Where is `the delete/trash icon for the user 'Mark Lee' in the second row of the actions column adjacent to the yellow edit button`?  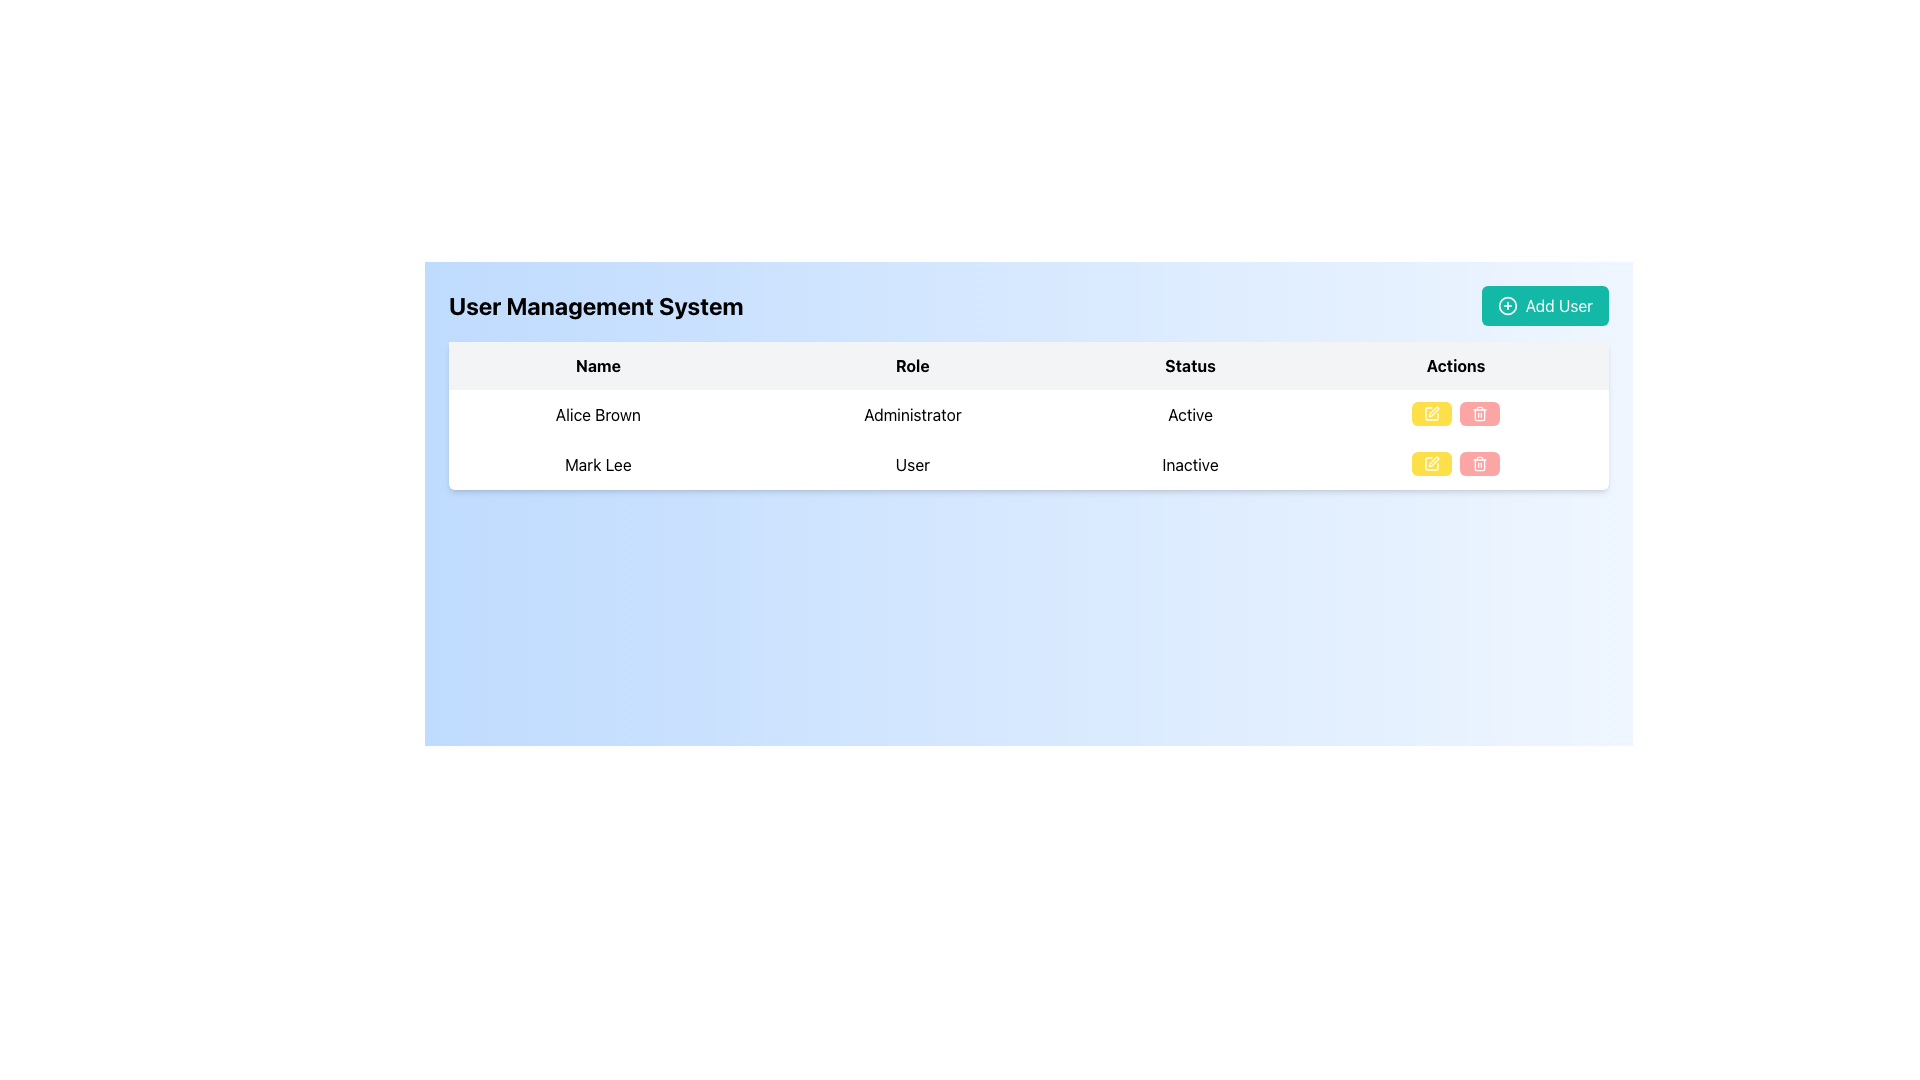 the delete/trash icon for the user 'Mark Lee' in the second row of the actions column adjacent to the yellow edit button is located at coordinates (1479, 414).